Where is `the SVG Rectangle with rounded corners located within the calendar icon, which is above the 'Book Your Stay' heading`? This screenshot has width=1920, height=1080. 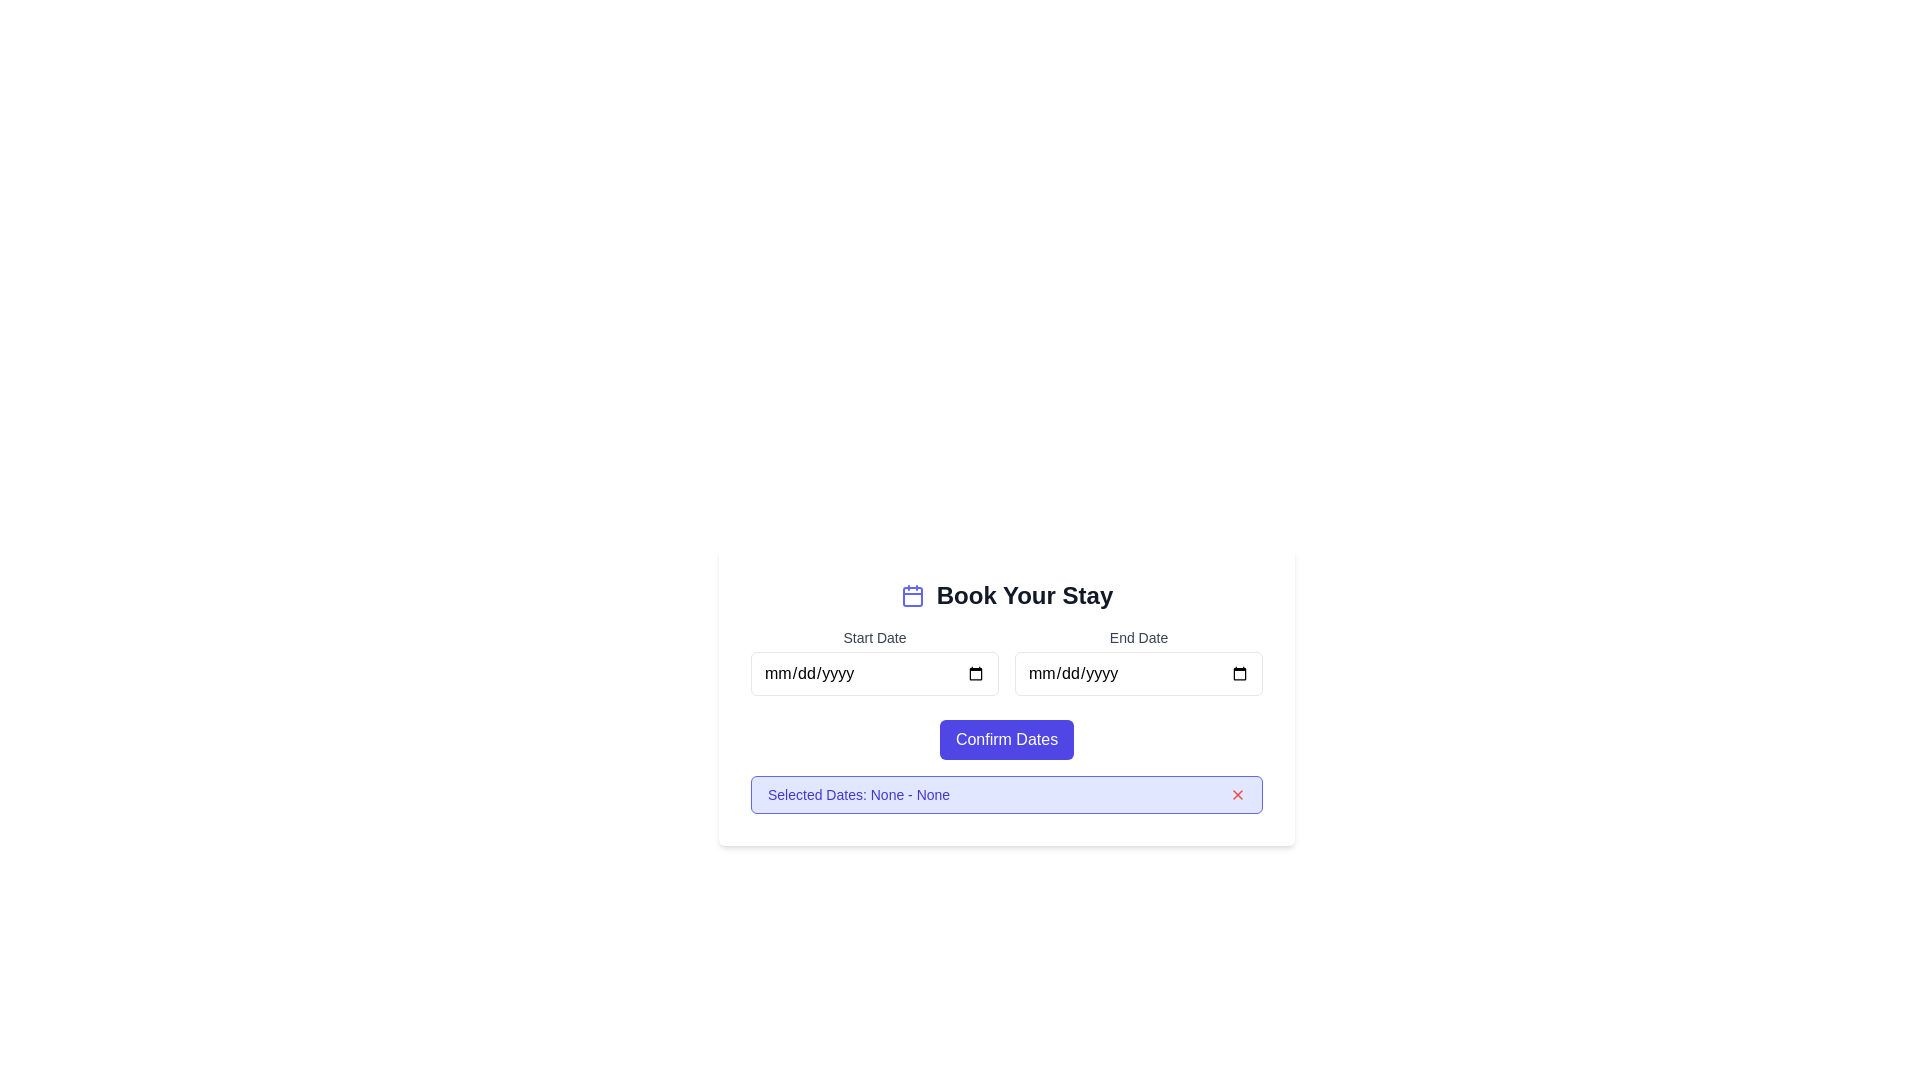 the SVG Rectangle with rounded corners located within the calendar icon, which is above the 'Book Your Stay' heading is located at coordinates (911, 596).